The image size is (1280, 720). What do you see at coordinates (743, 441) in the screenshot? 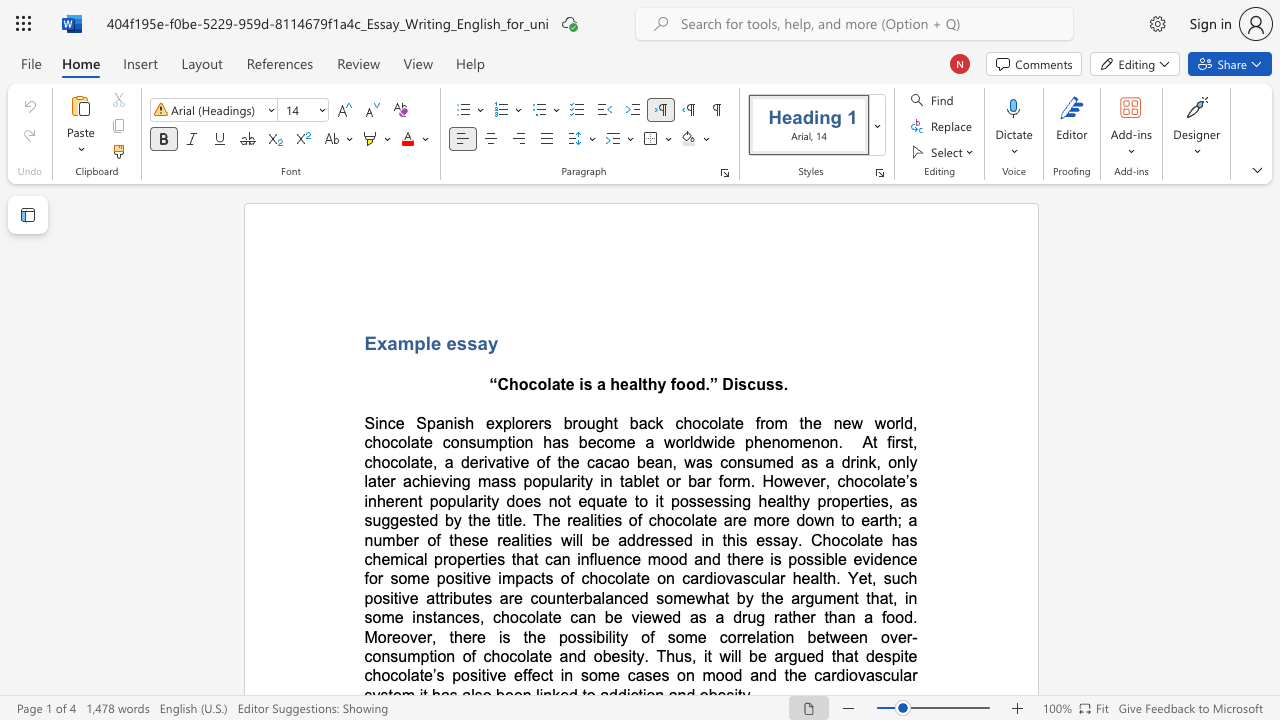
I see `the subset text "phen" within the text "Since Spanish explorers brought back chocolate from the new world, chocolate consumption has become a worldwide phenomenon"` at bounding box center [743, 441].